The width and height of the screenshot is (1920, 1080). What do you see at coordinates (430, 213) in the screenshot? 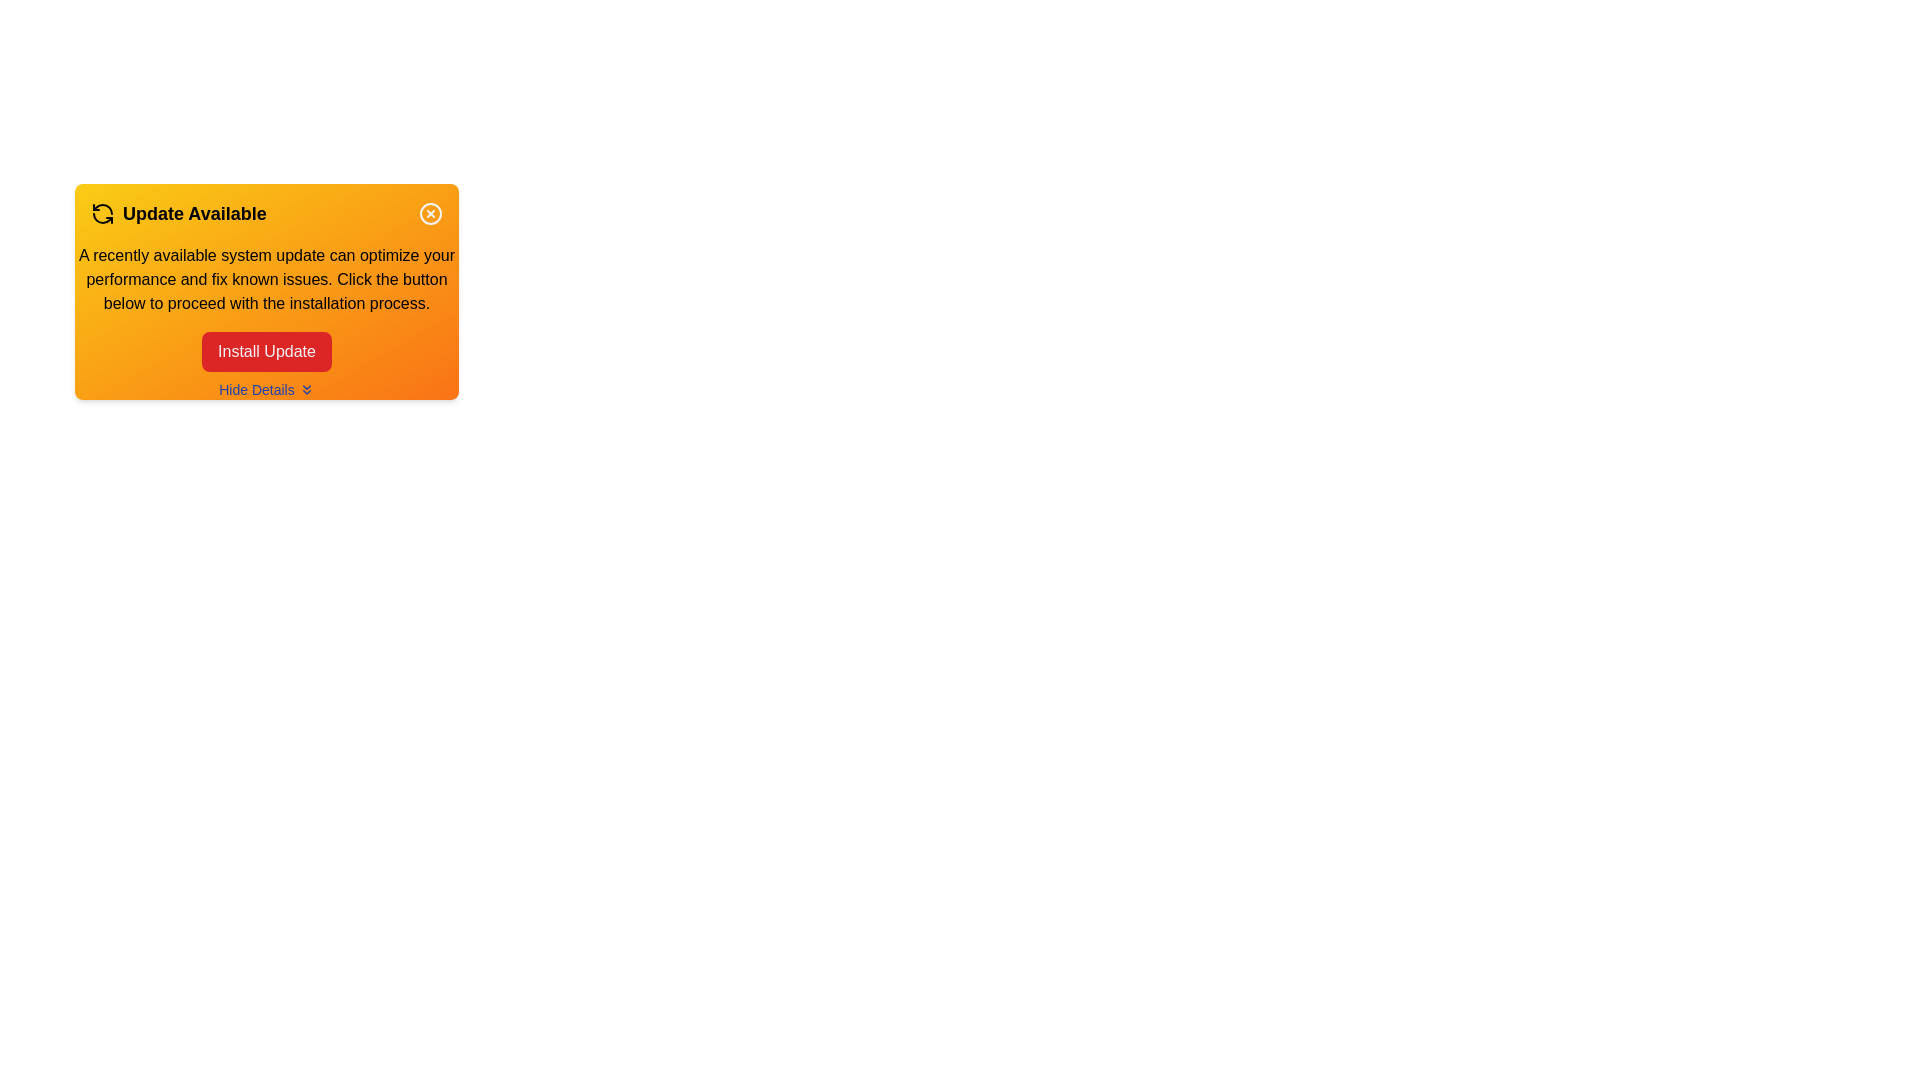
I see `close button to dismiss the notification` at bounding box center [430, 213].